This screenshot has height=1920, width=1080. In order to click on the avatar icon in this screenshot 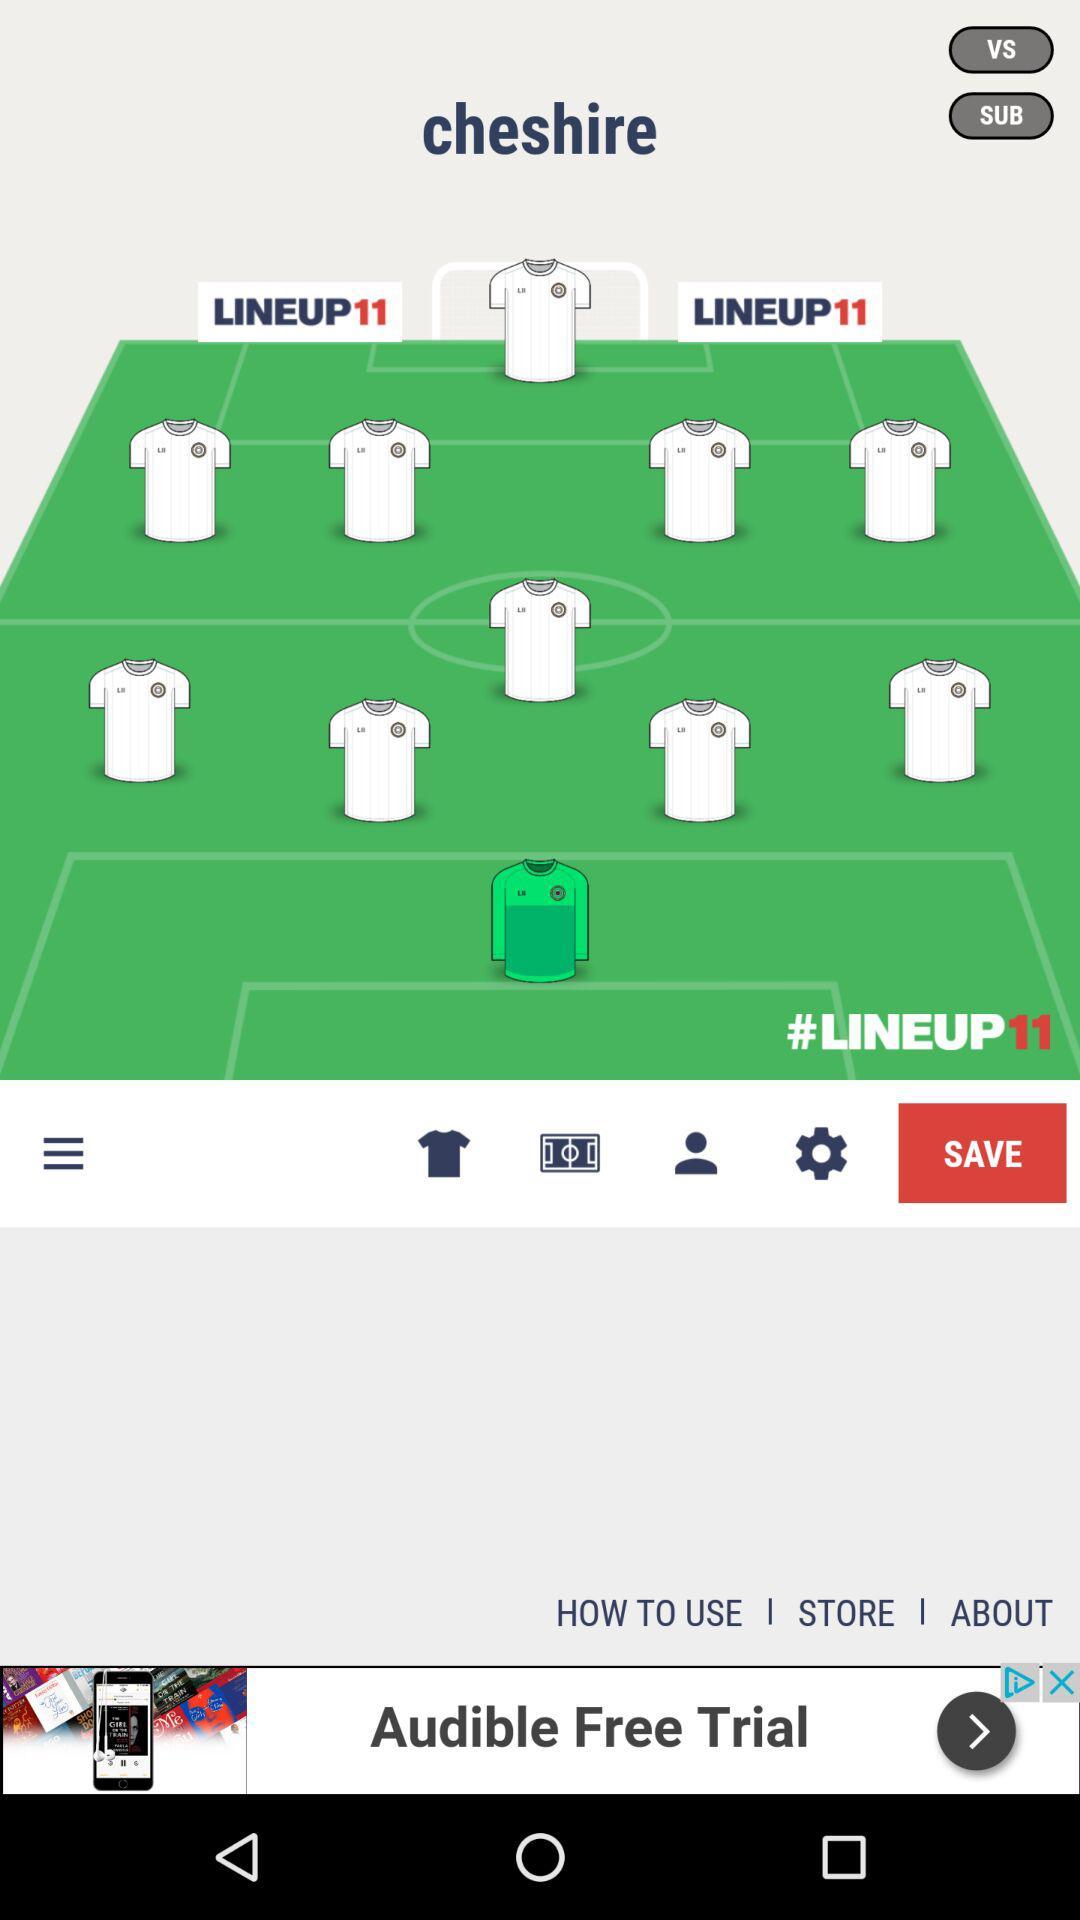, I will do `click(694, 1153)`.